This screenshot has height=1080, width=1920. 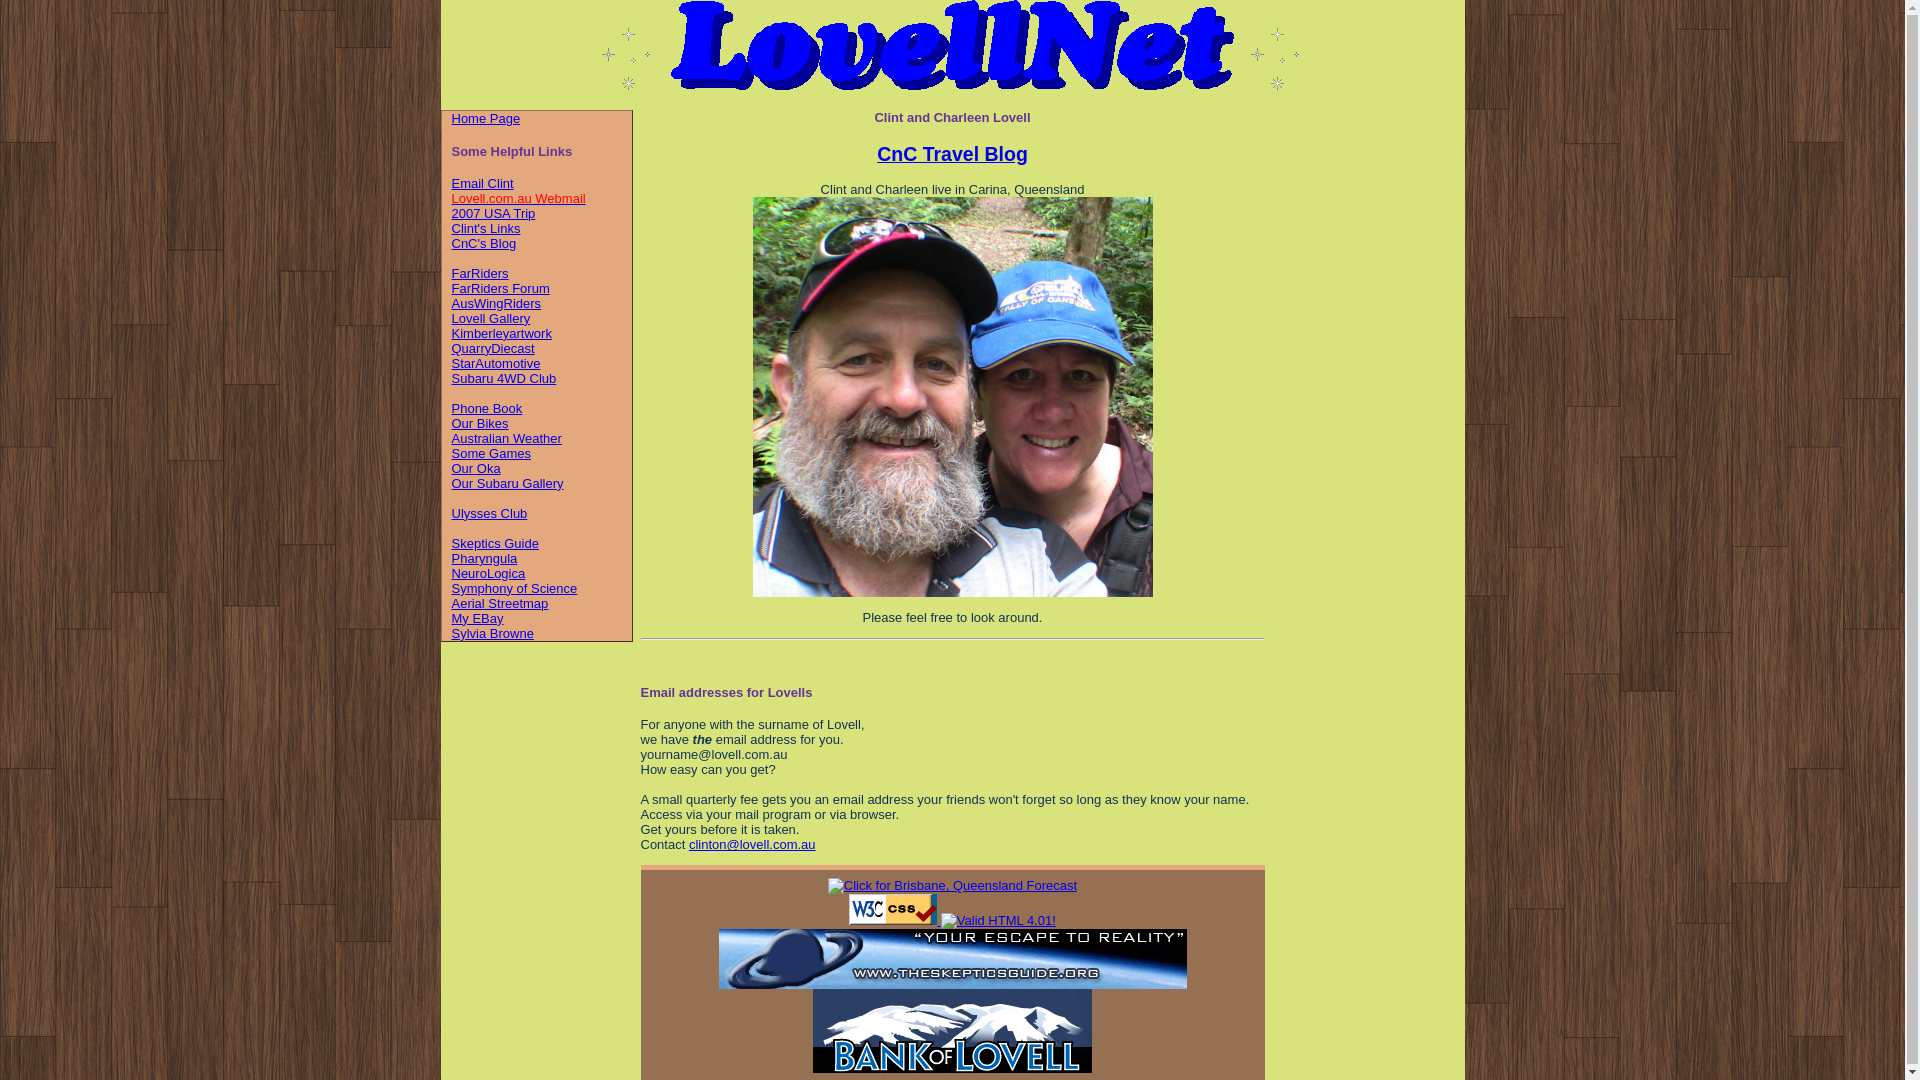 I want to click on 'AusWingRiders', so click(x=497, y=303).